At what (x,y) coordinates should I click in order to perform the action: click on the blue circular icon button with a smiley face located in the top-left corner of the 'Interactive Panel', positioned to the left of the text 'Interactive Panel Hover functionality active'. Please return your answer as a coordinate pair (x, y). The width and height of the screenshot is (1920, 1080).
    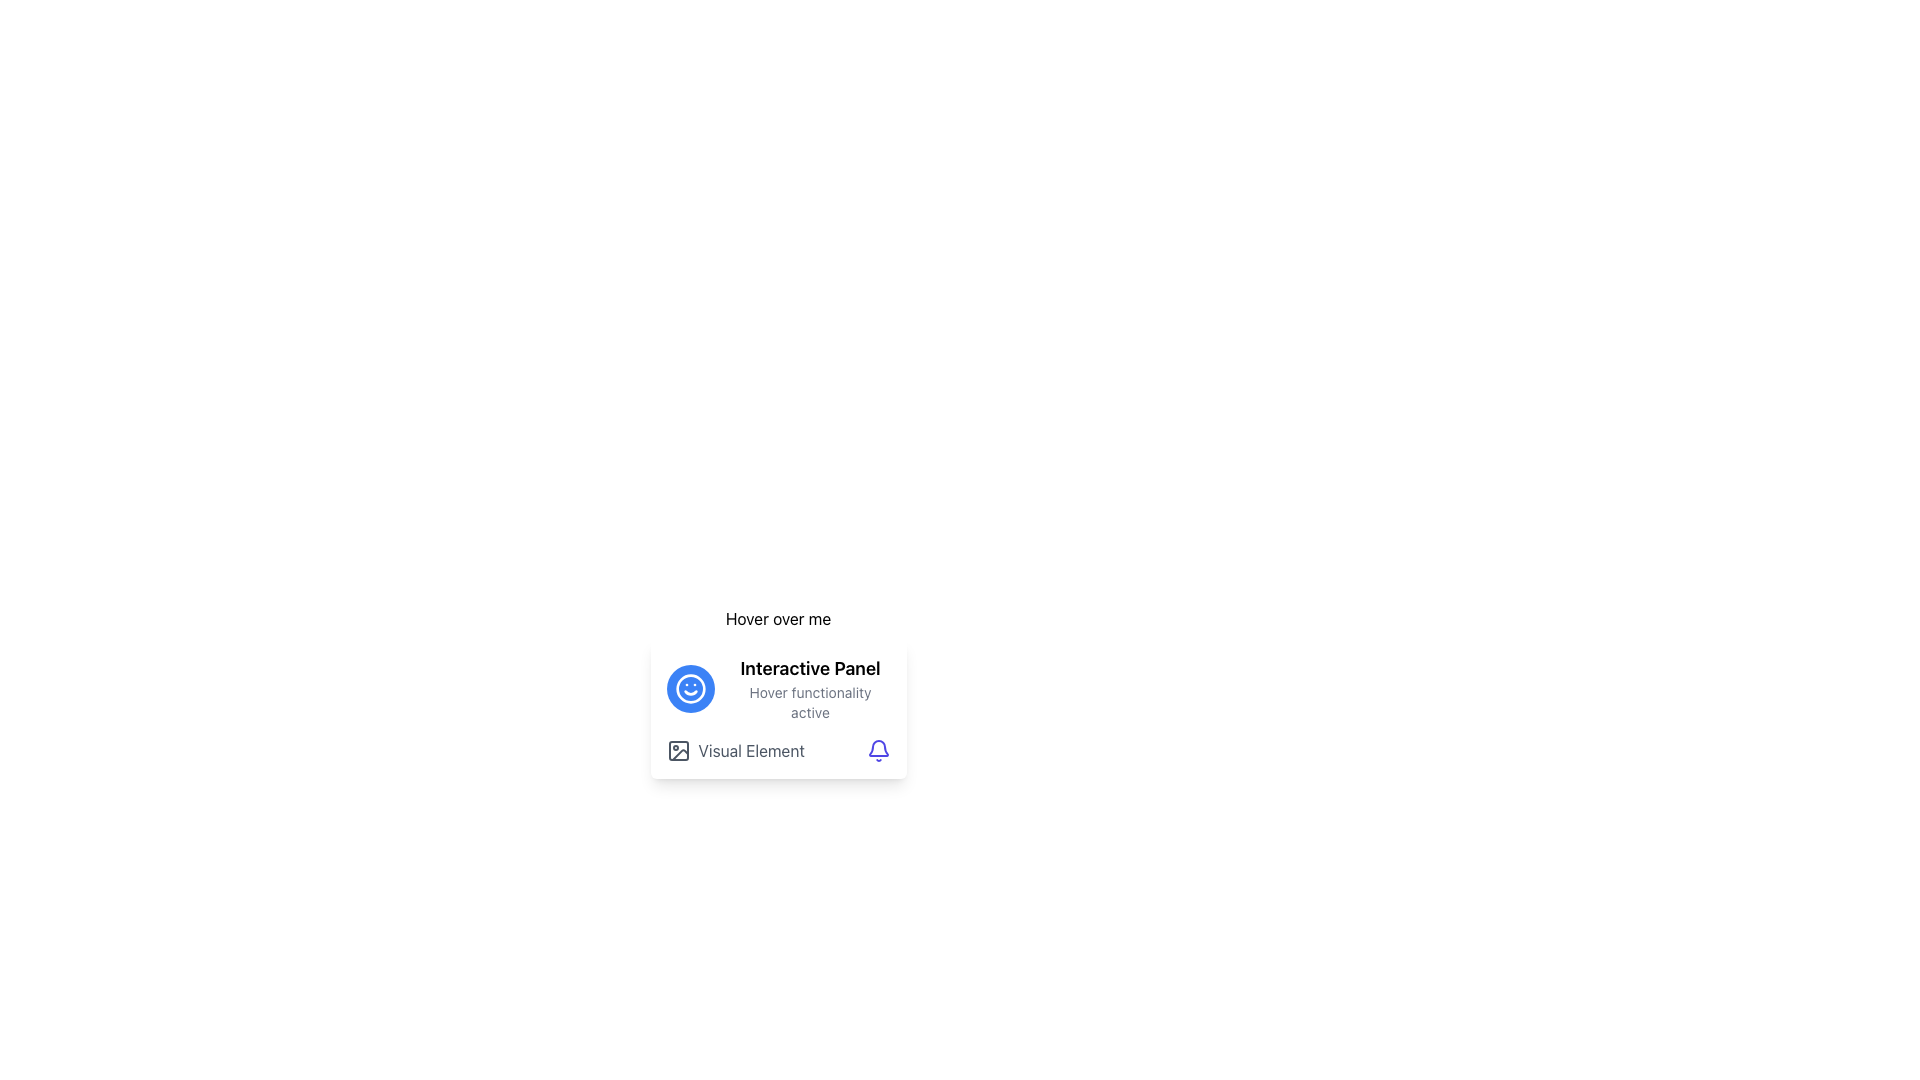
    Looking at the image, I should click on (690, 688).